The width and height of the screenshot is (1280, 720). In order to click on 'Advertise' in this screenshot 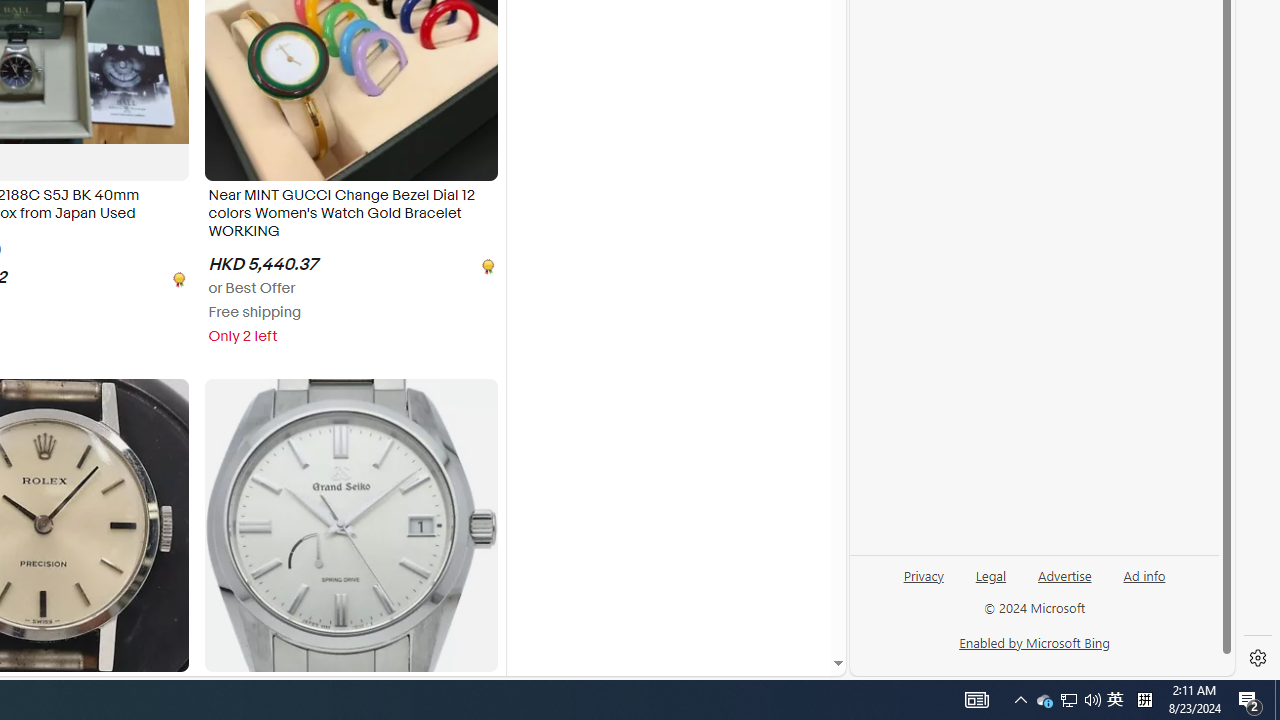, I will do `click(1063, 574)`.